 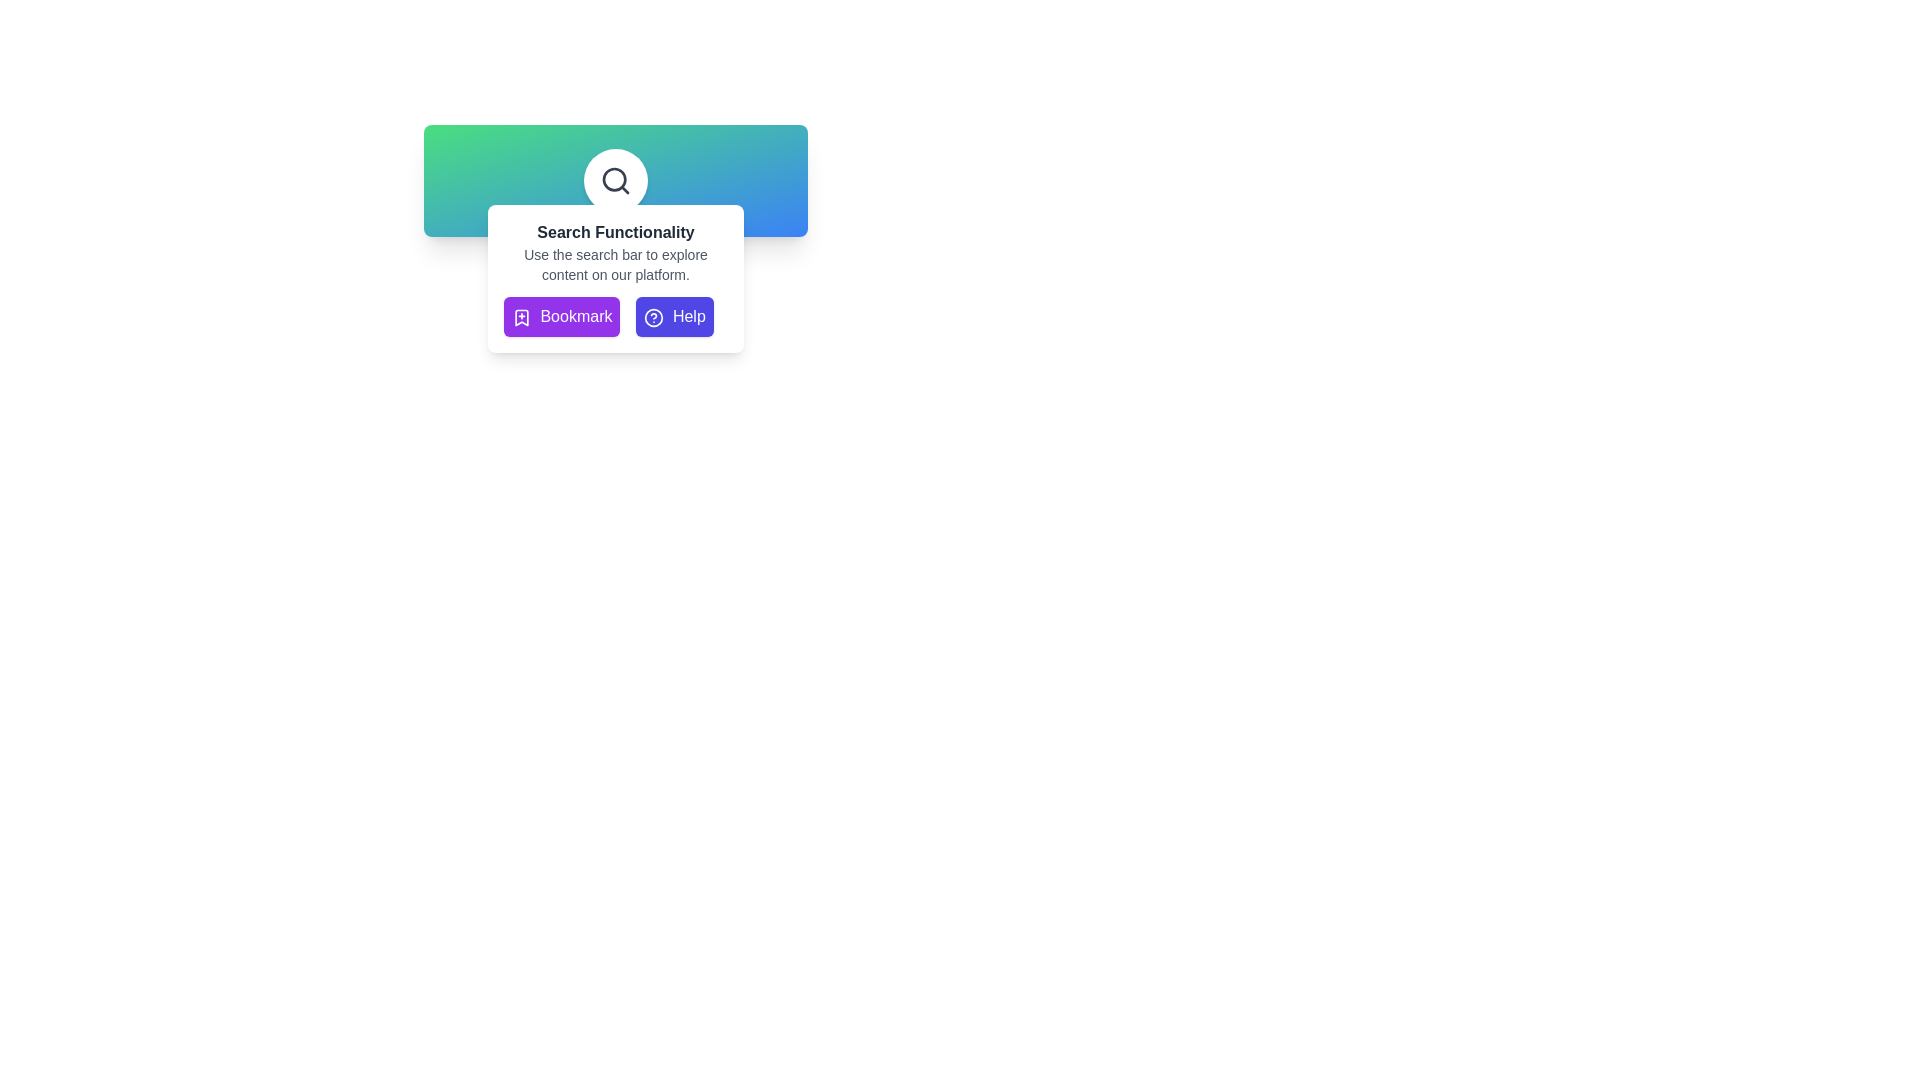 What do you see at coordinates (522, 315) in the screenshot?
I see `the purple bookmark icon with a cross mark inside, located to the left of the 'Bookmark' text, as part of clicking the 'Bookmark' button` at bounding box center [522, 315].